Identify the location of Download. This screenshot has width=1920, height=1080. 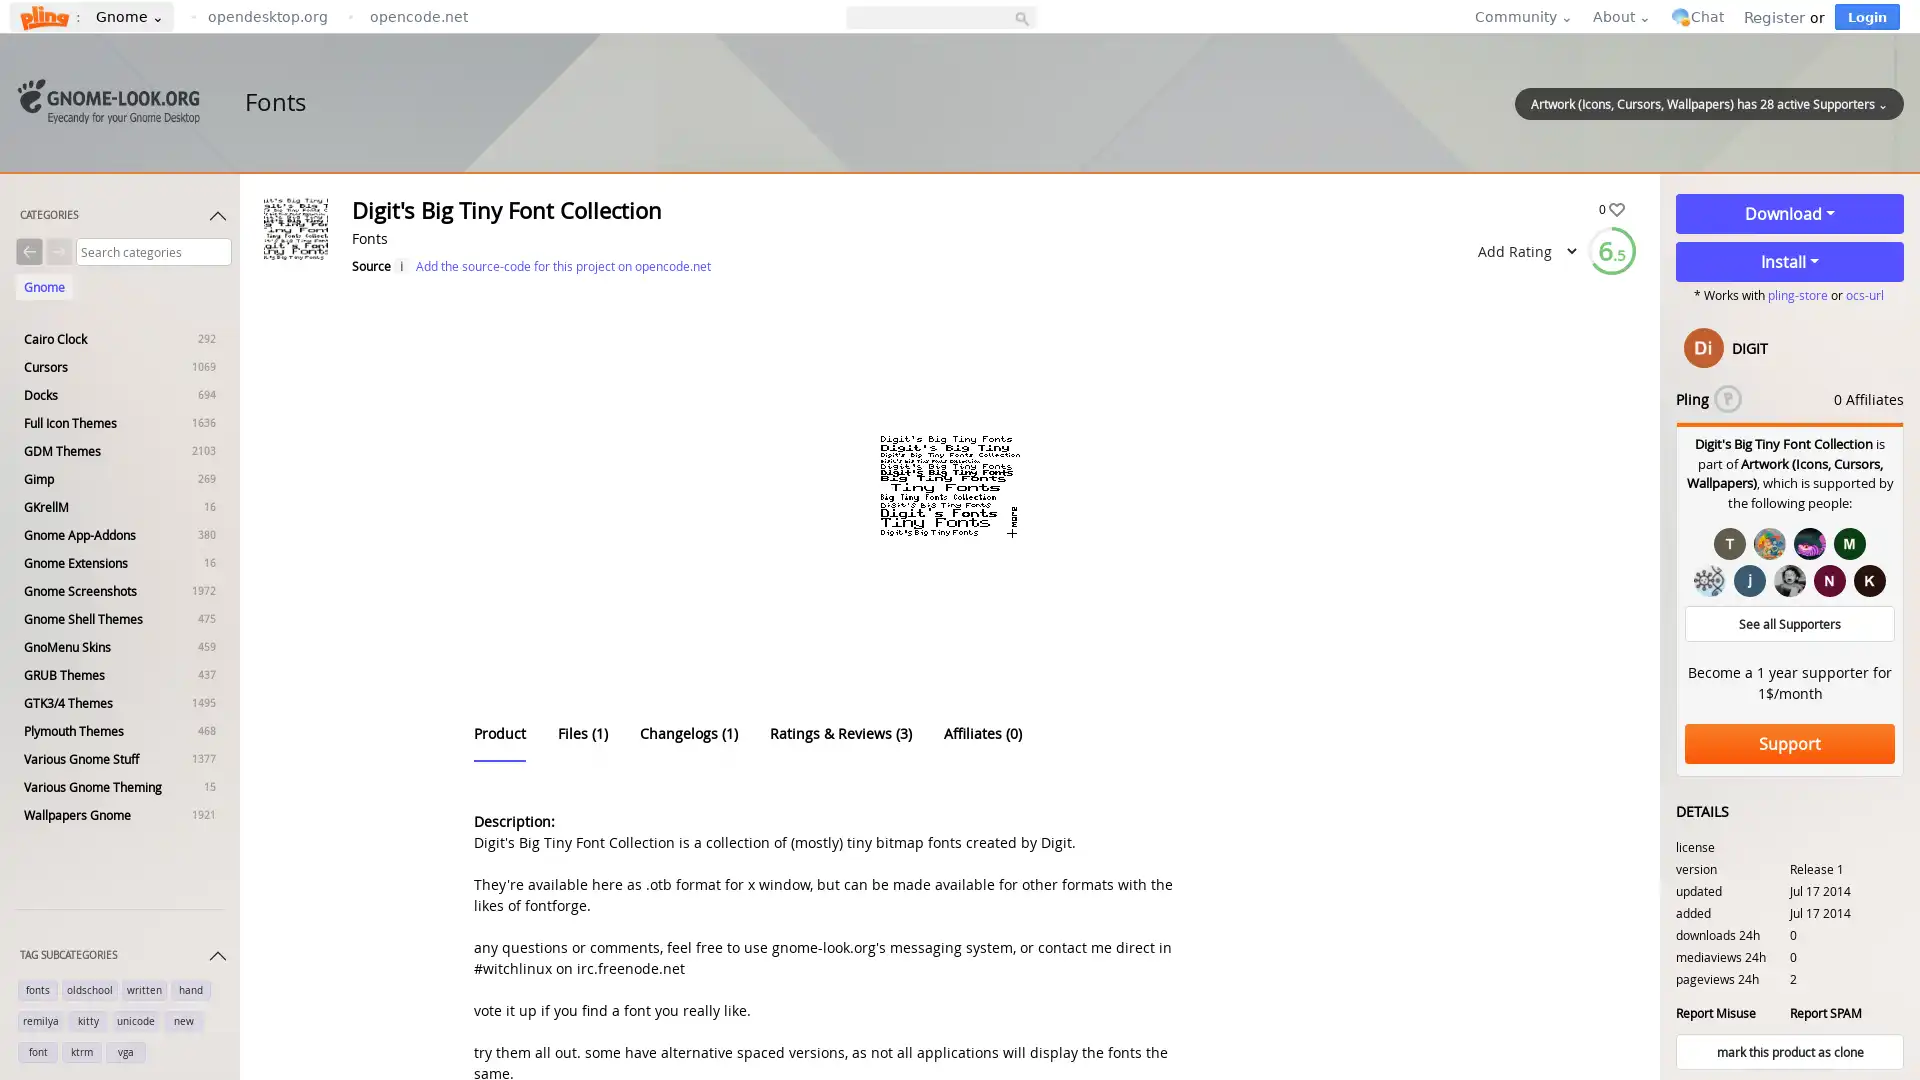
(1790, 213).